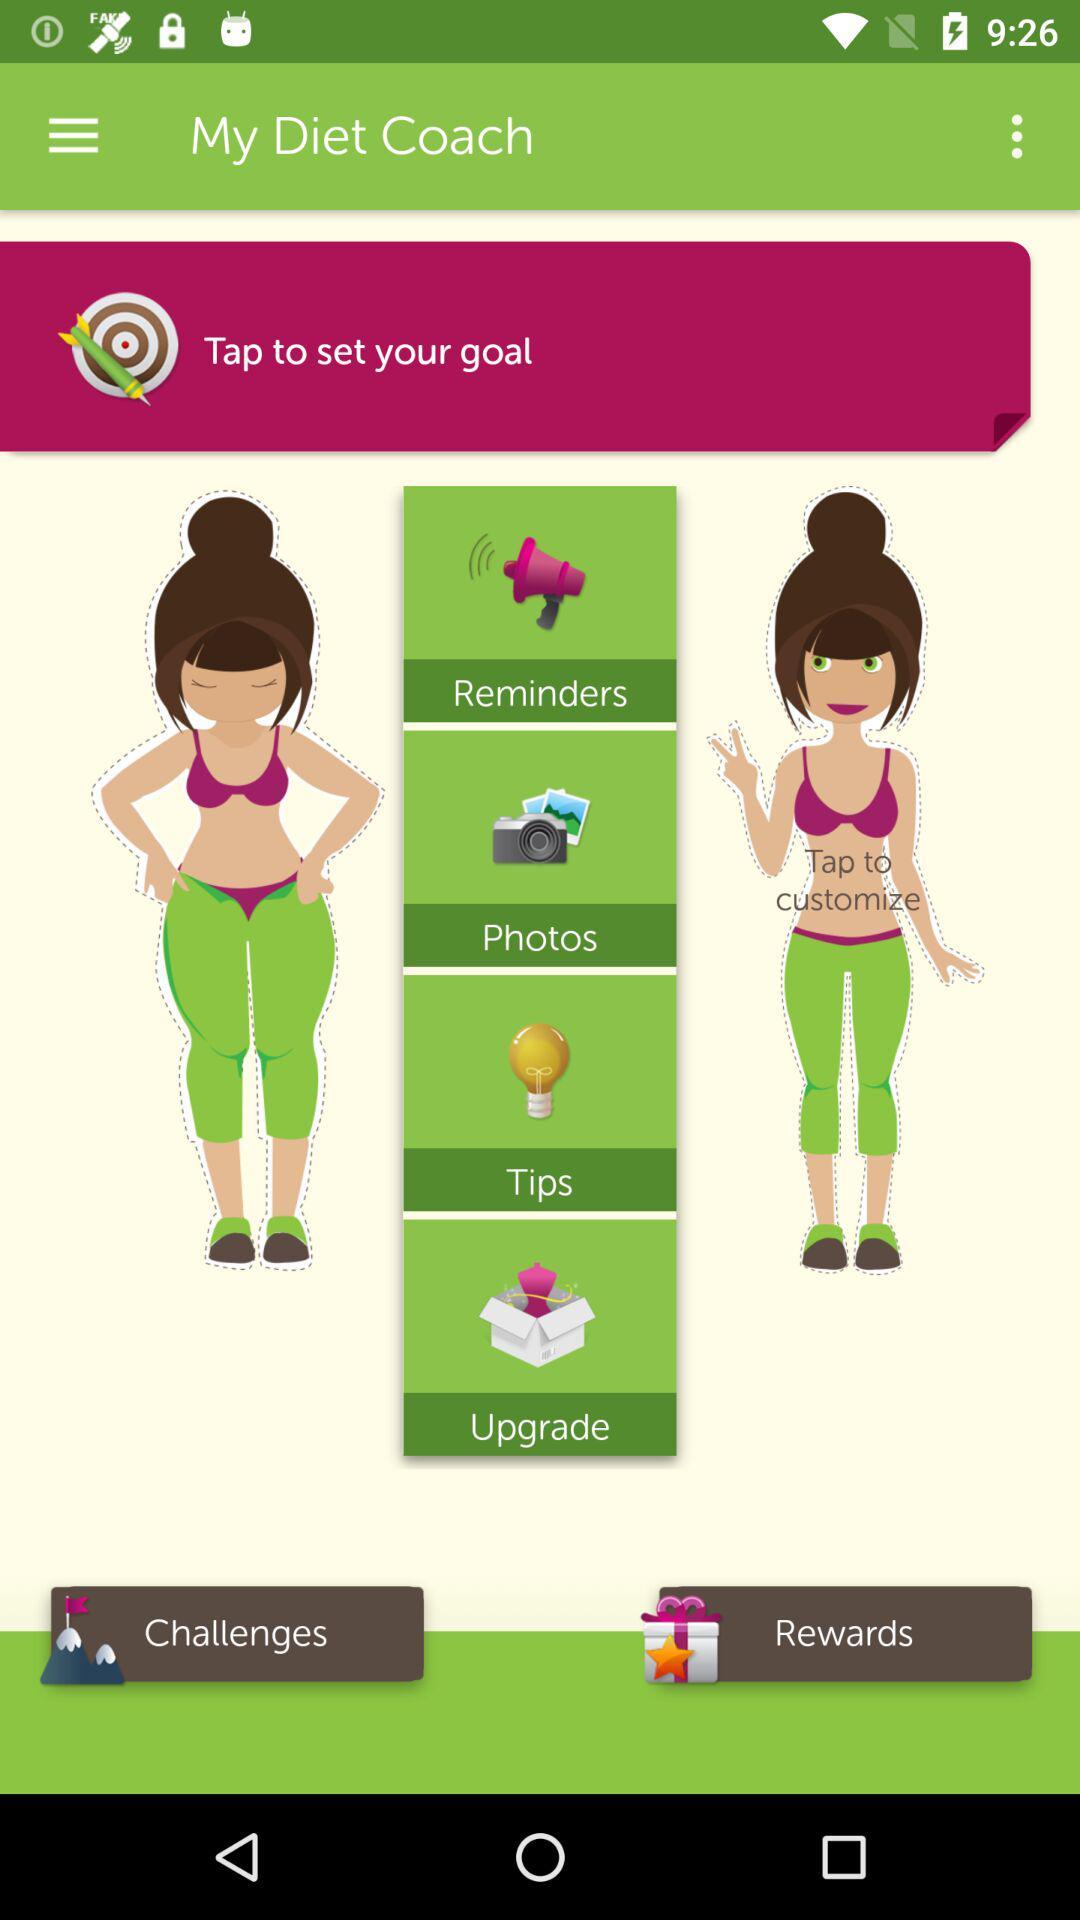 This screenshot has width=1080, height=1920. What do you see at coordinates (844, 1640) in the screenshot?
I see `the rewards at the bottom right corner` at bounding box center [844, 1640].